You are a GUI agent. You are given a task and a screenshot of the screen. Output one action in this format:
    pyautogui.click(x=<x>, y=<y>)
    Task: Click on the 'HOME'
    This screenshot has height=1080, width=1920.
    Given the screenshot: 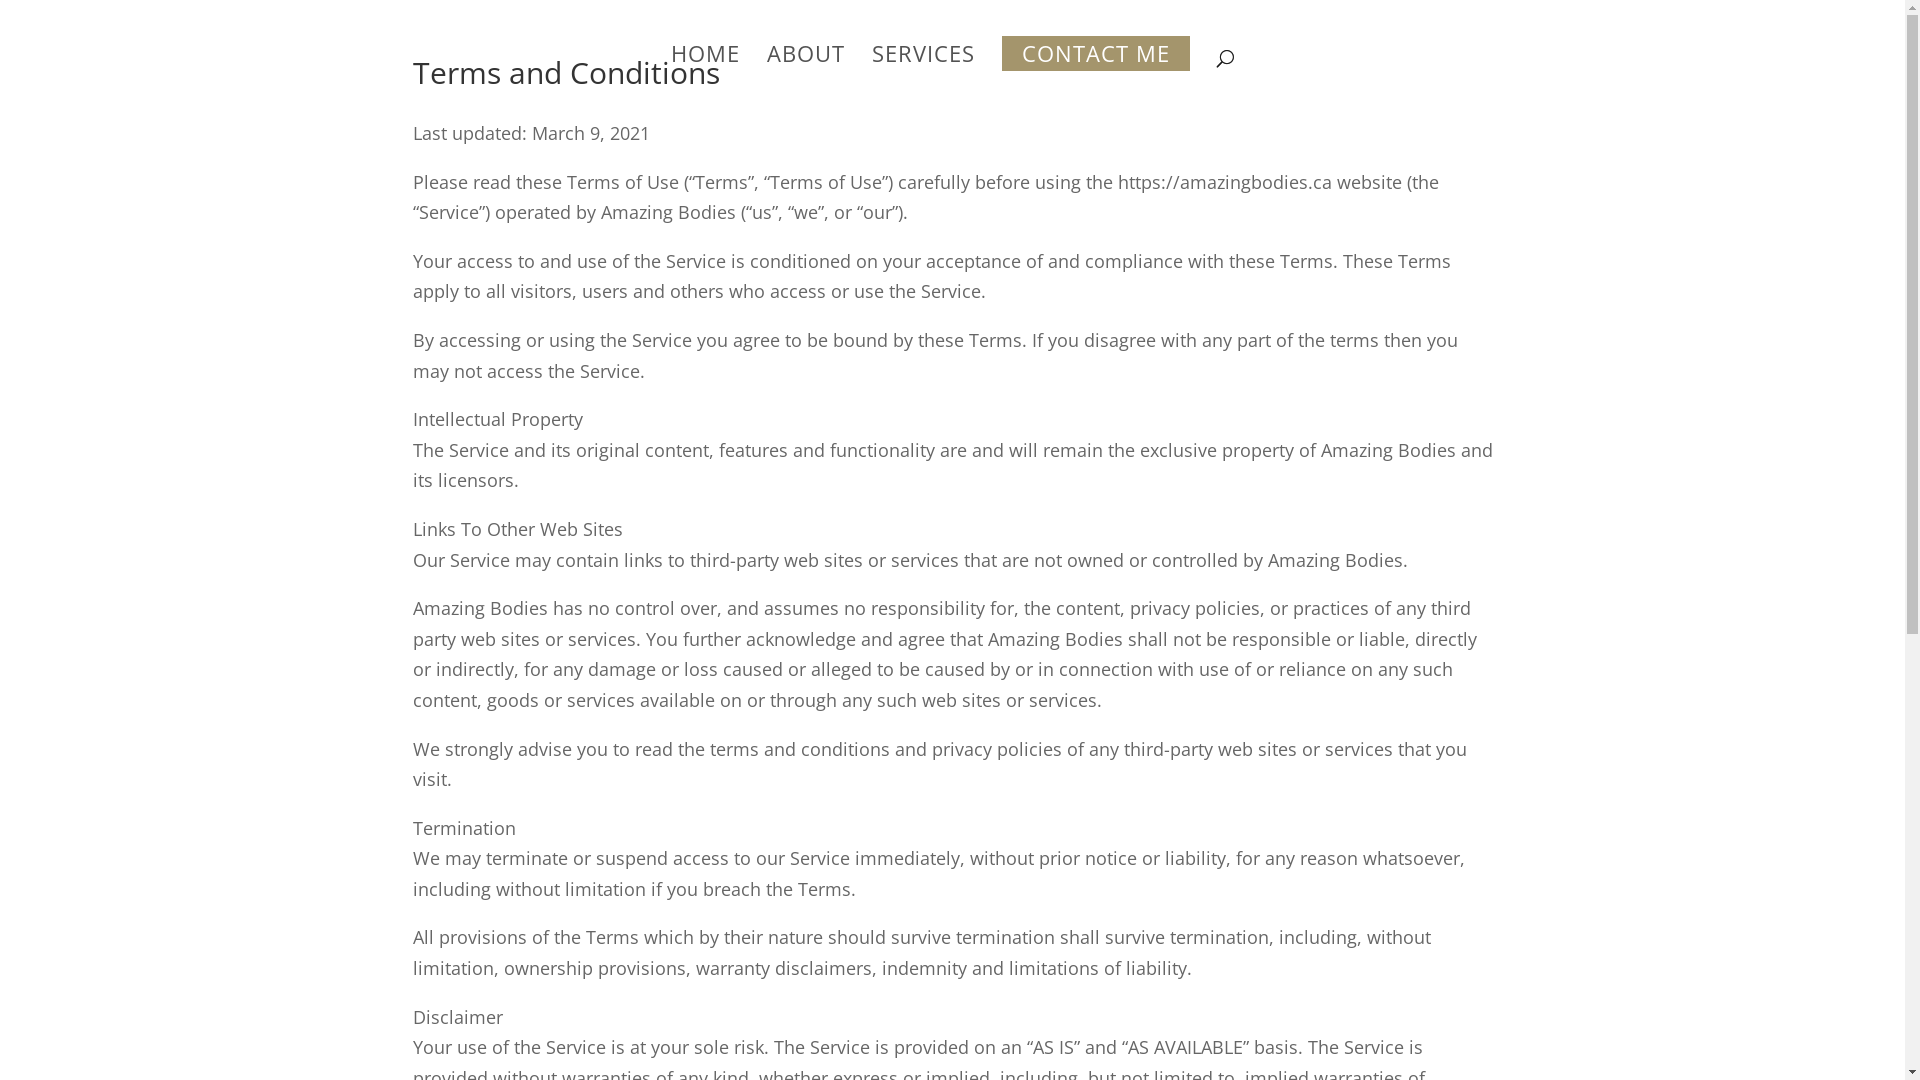 What is the action you would take?
    pyautogui.click(x=704, y=69)
    